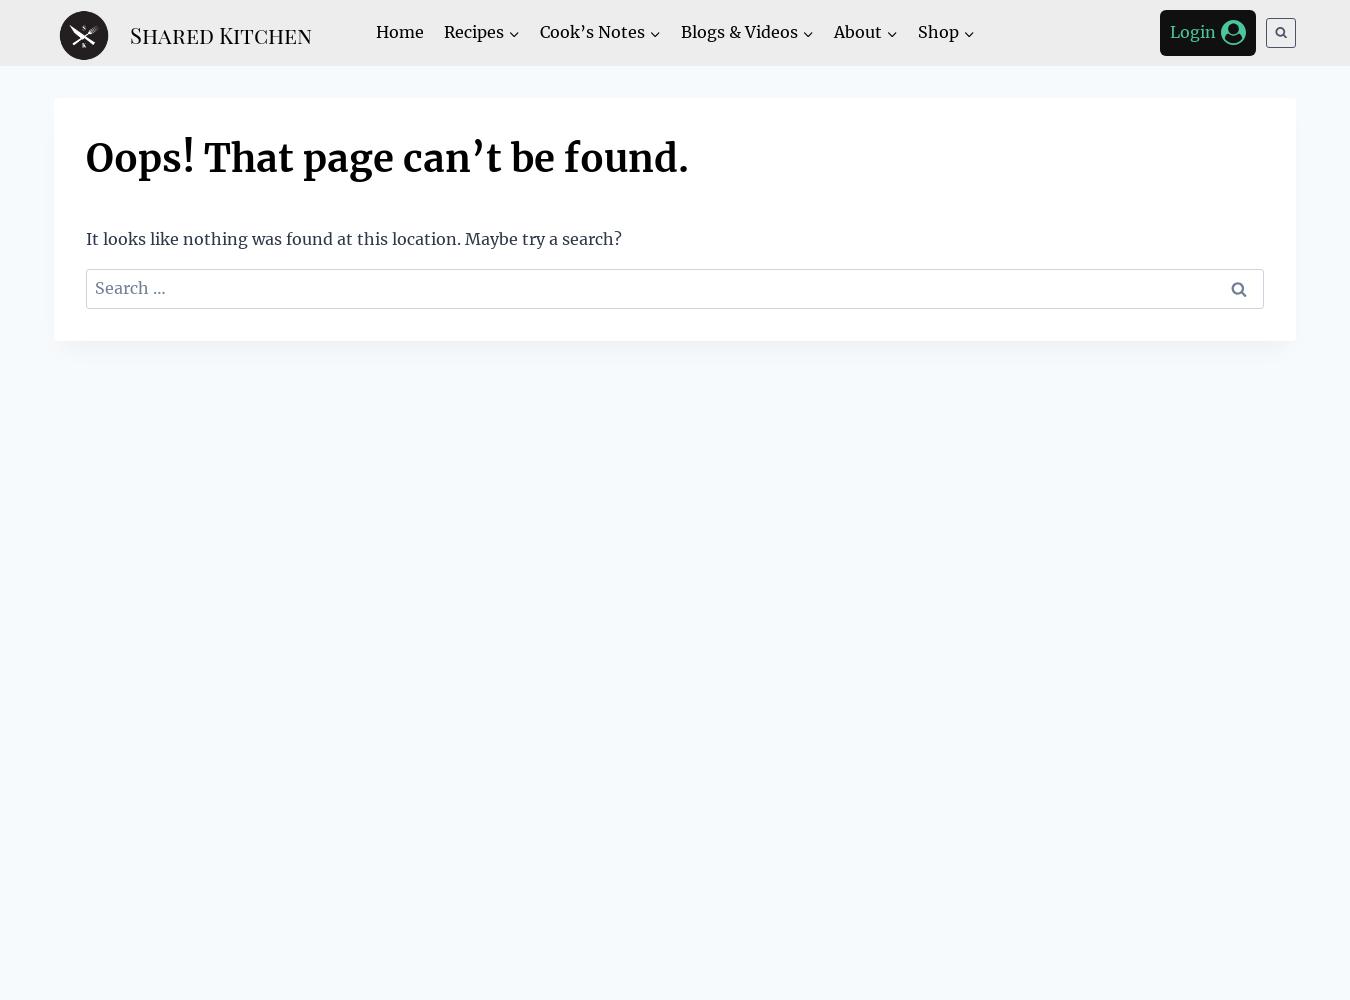 The height and width of the screenshot is (1000, 1350). Describe the element at coordinates (442, 31) in the screenshot. I see `'Recipes'` at that location.